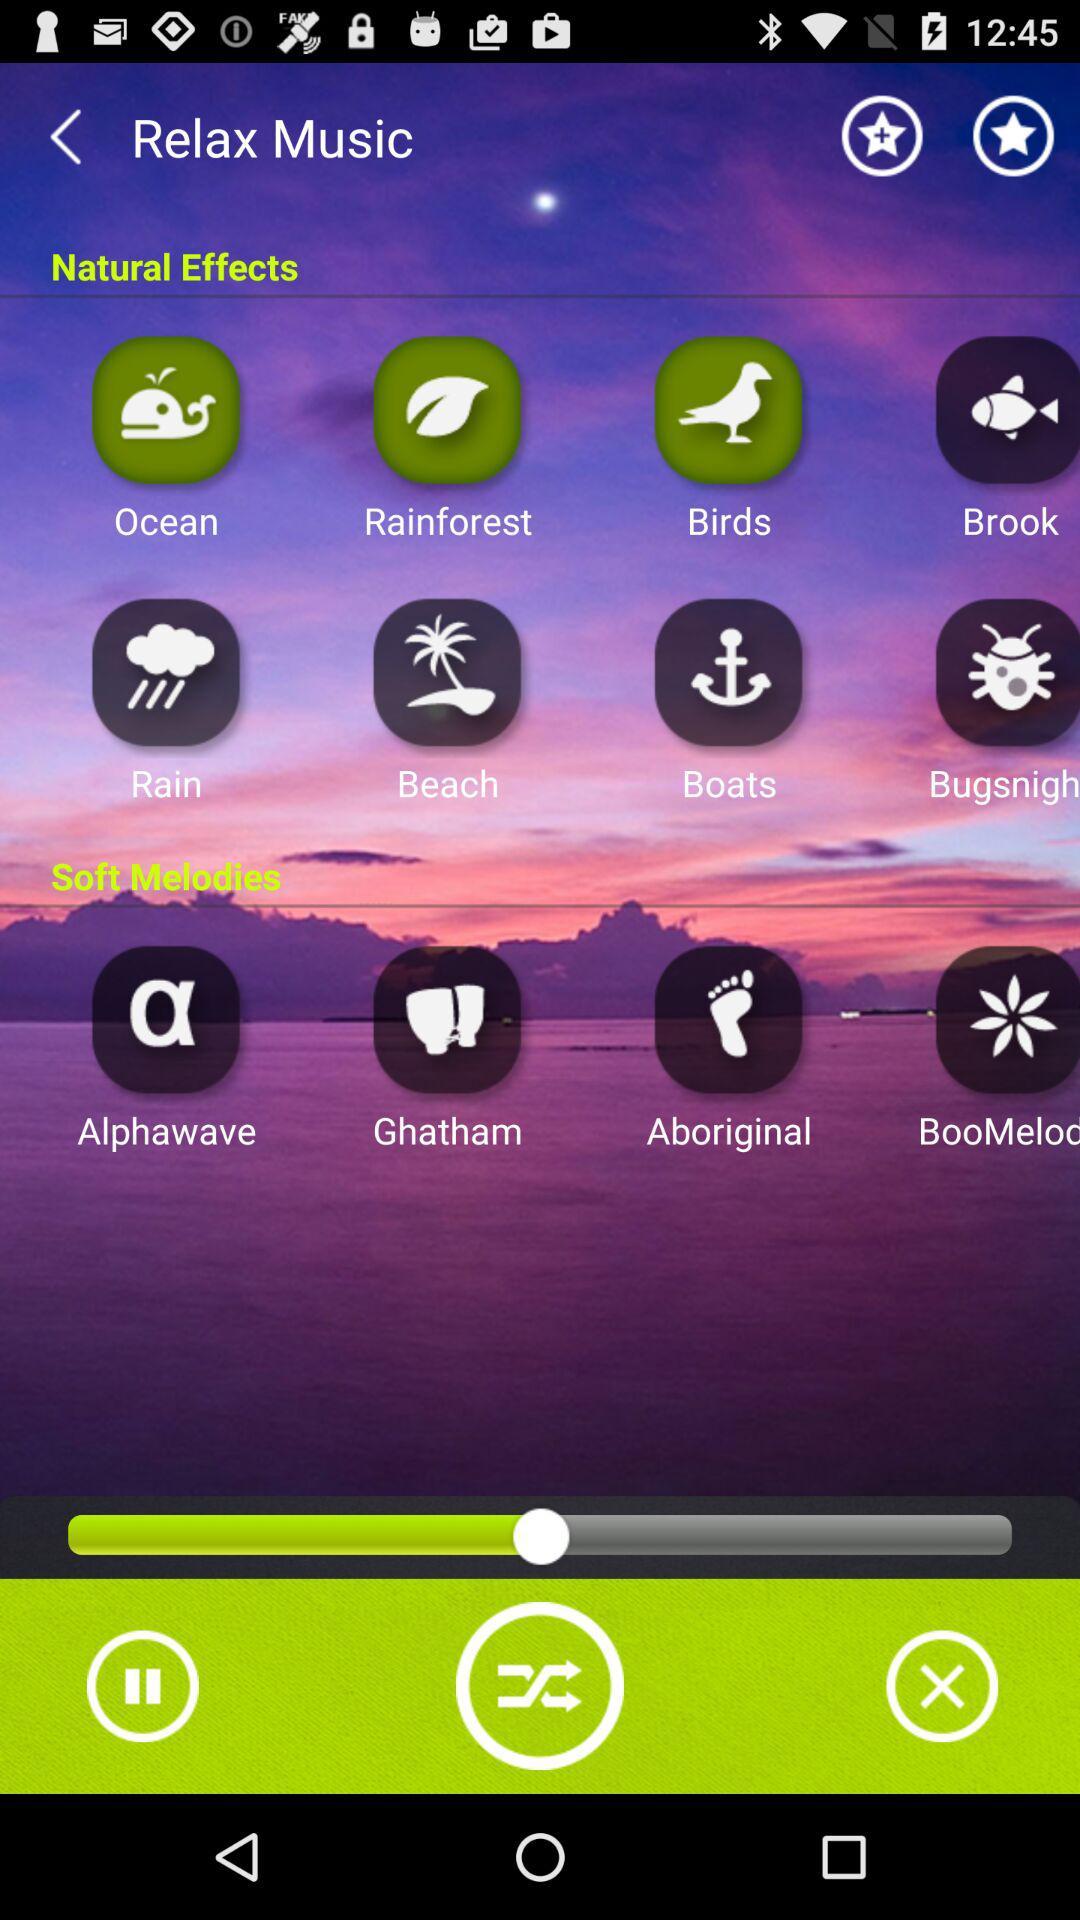 The image size is (1080, 1920). Describe the element at coordinates (1002, 408) in the screenshot. I see `the brook button` at that location.